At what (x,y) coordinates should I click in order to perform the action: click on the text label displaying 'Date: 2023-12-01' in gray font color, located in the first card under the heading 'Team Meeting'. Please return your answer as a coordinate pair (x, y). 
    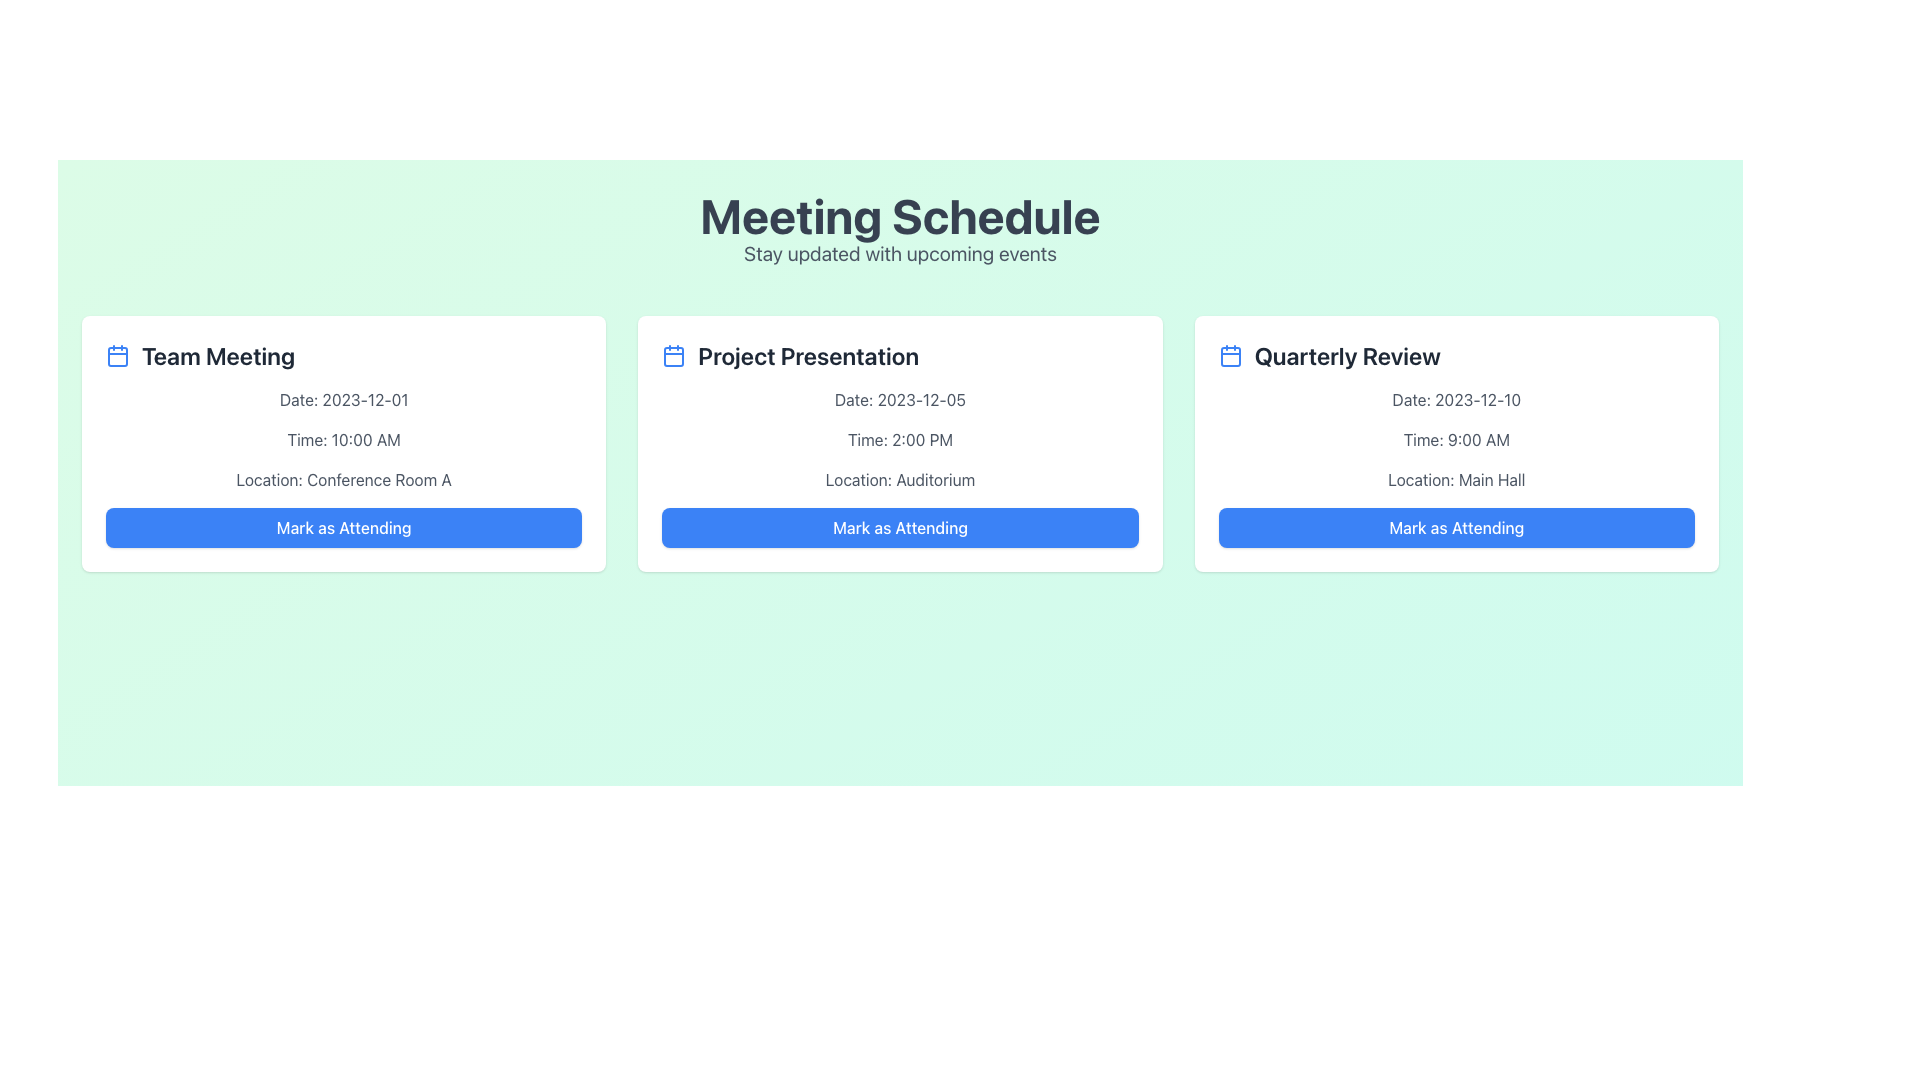
    Looking at the image, I should click on (344, 400).